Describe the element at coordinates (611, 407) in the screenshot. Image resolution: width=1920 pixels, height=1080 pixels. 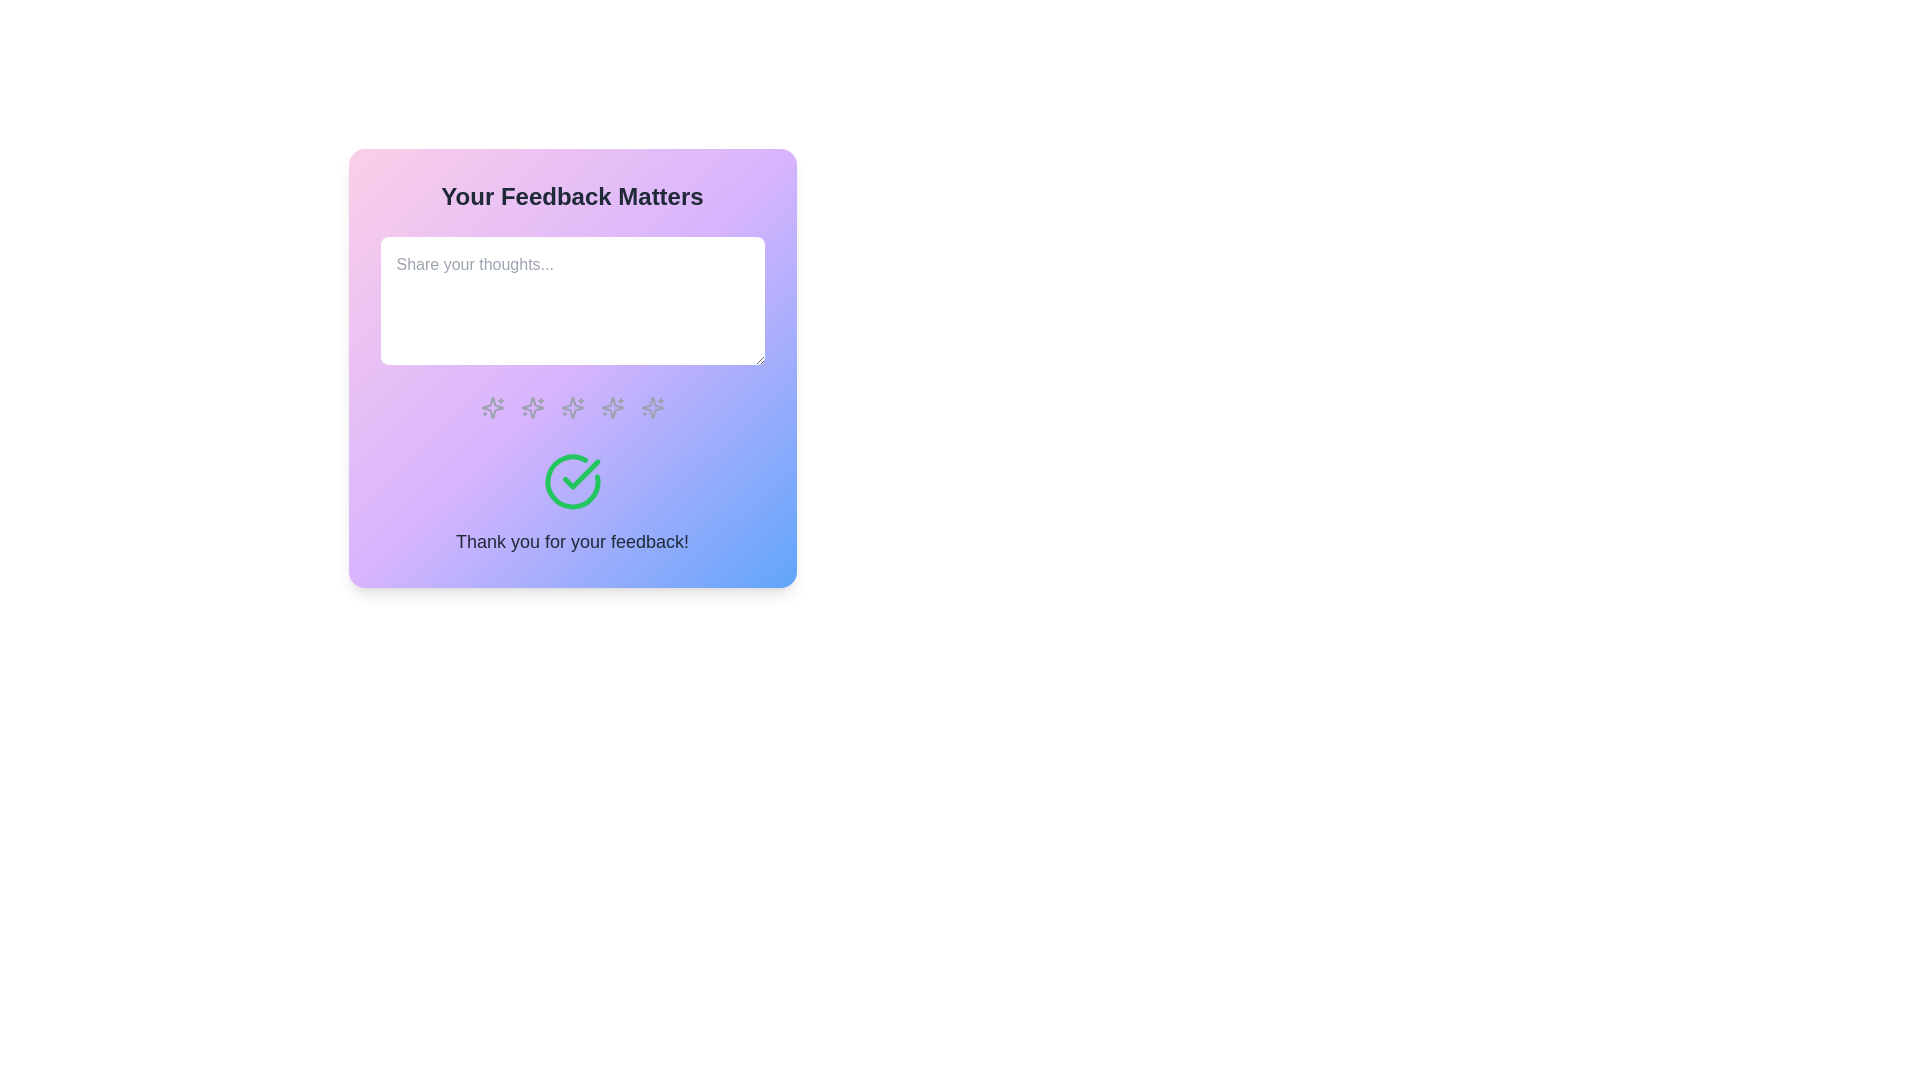
I see `the third star-shaped icon in the star-based rating system` at that location.